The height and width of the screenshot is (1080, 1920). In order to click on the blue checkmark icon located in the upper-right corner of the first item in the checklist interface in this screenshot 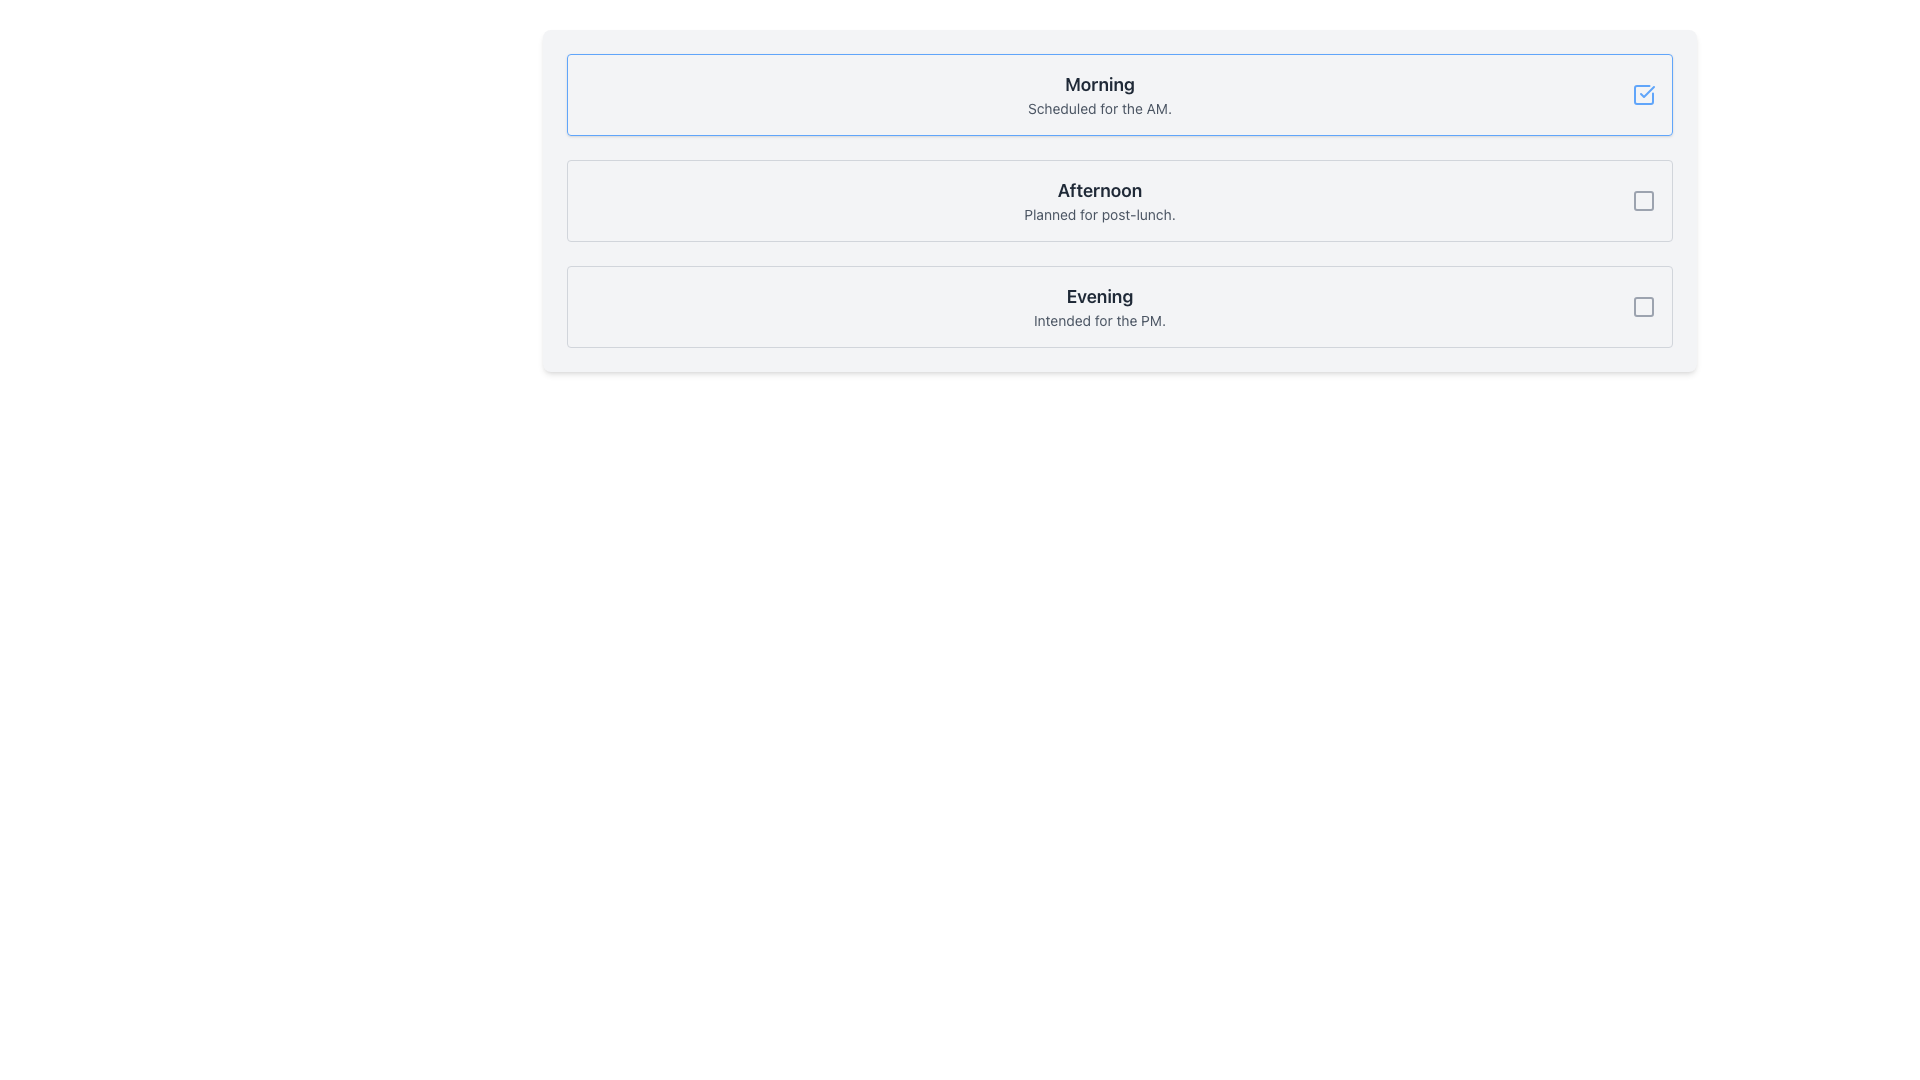, I will do `click(1647, 92)`.